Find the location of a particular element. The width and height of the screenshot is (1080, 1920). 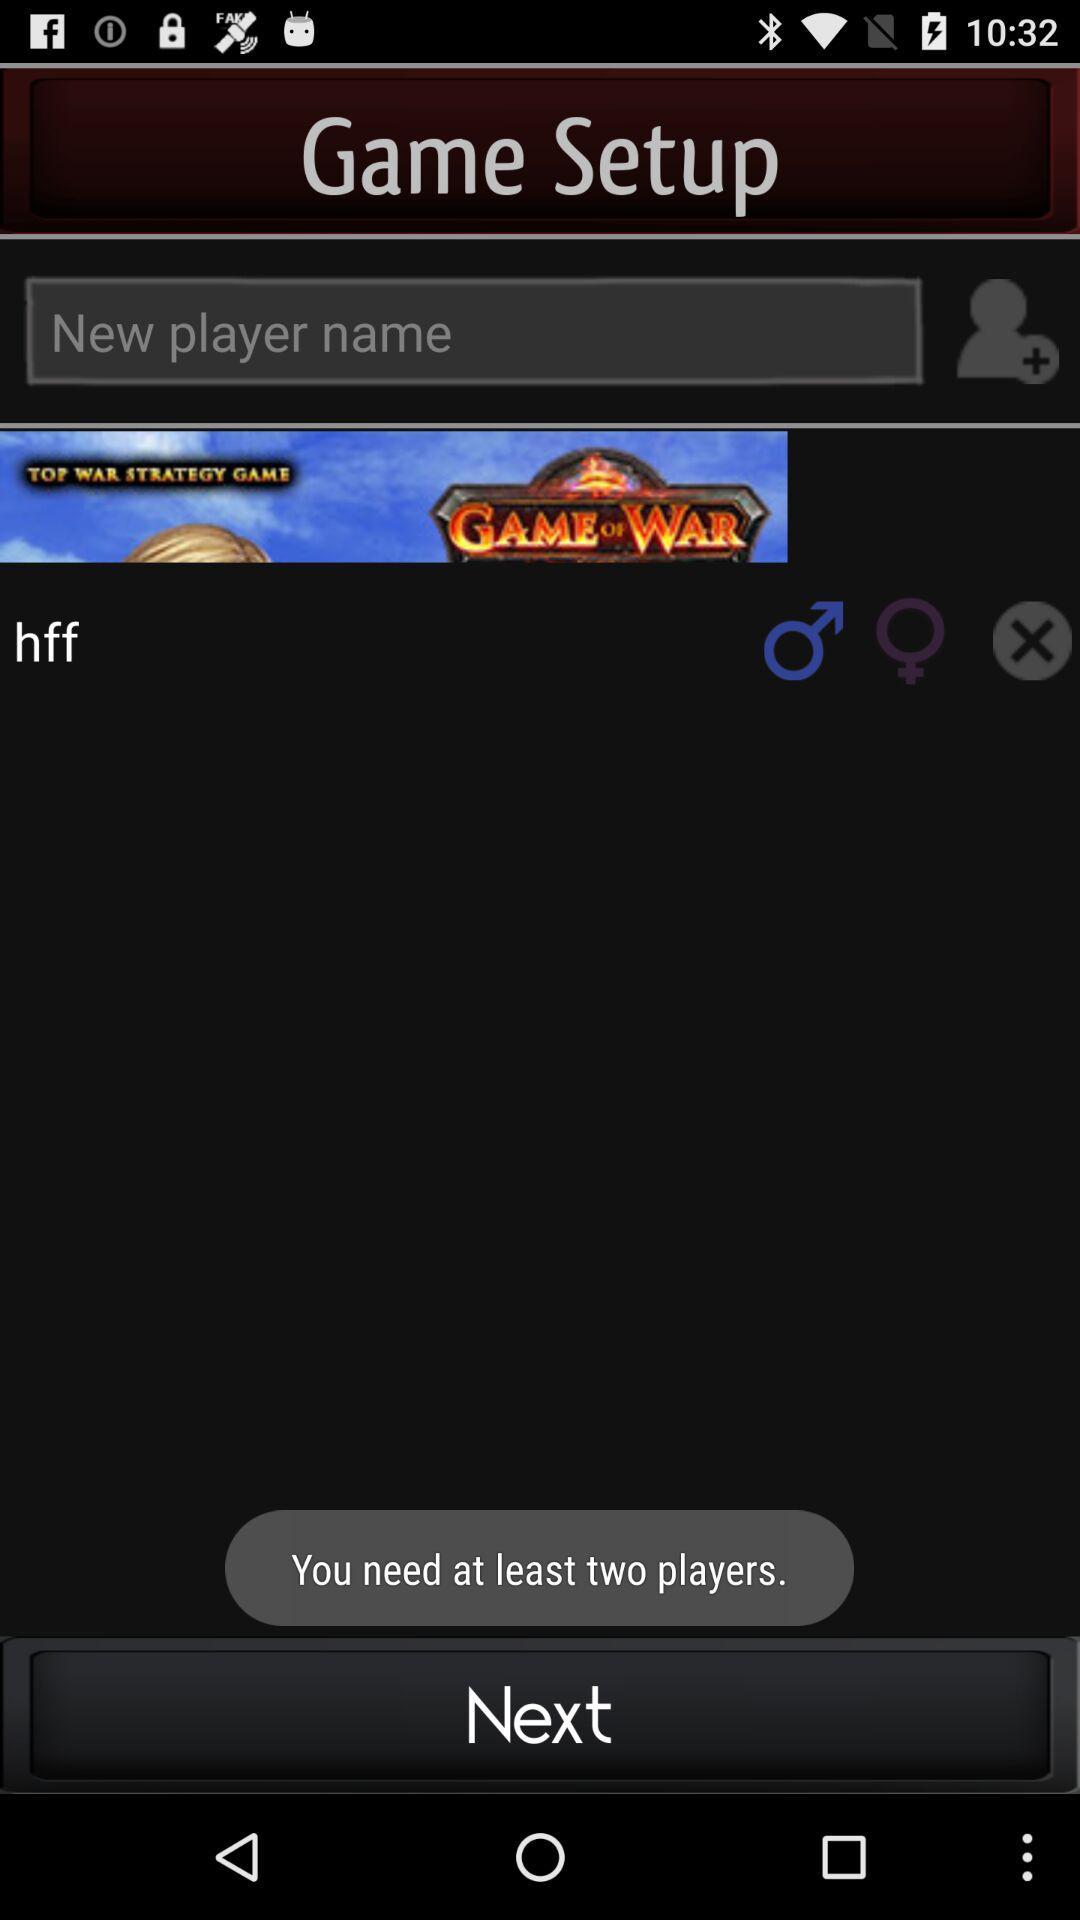

delete is located at coordinates (1032, 640).